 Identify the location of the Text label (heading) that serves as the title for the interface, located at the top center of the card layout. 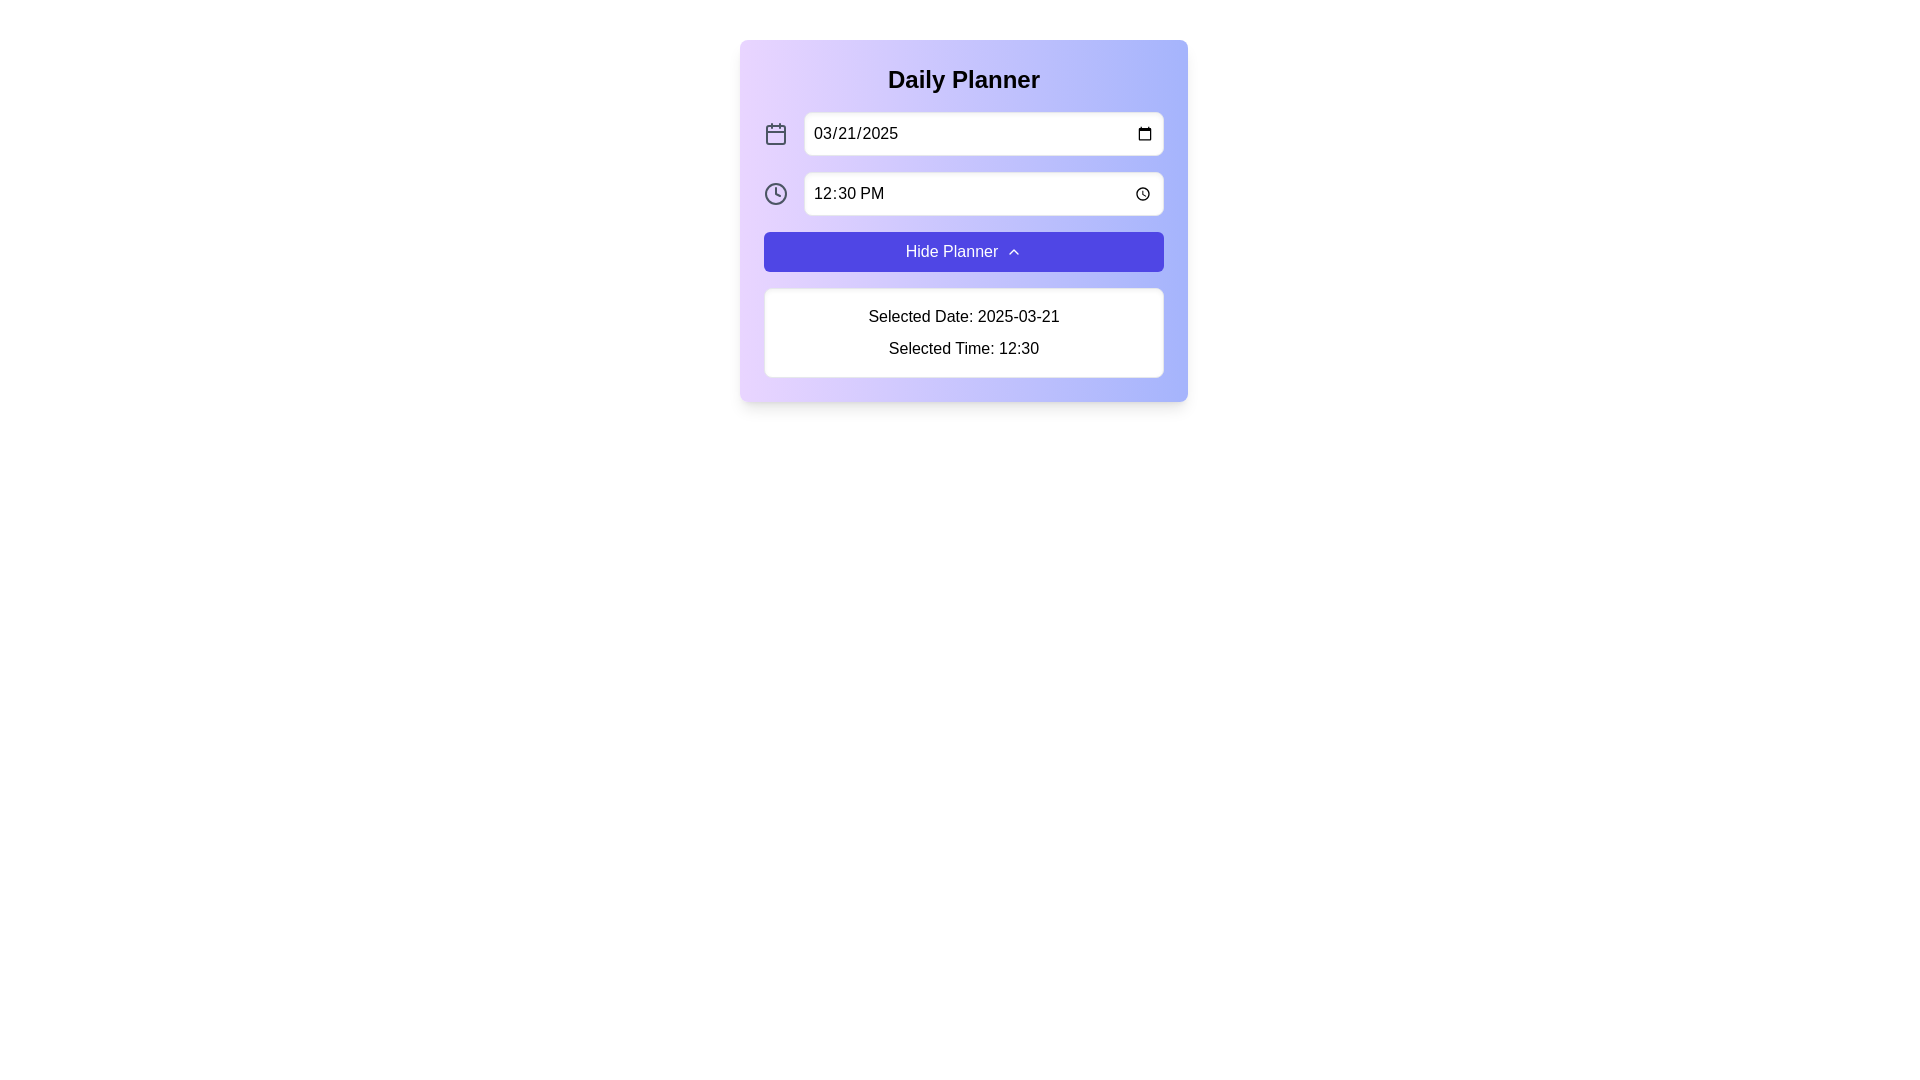
(964, 79).